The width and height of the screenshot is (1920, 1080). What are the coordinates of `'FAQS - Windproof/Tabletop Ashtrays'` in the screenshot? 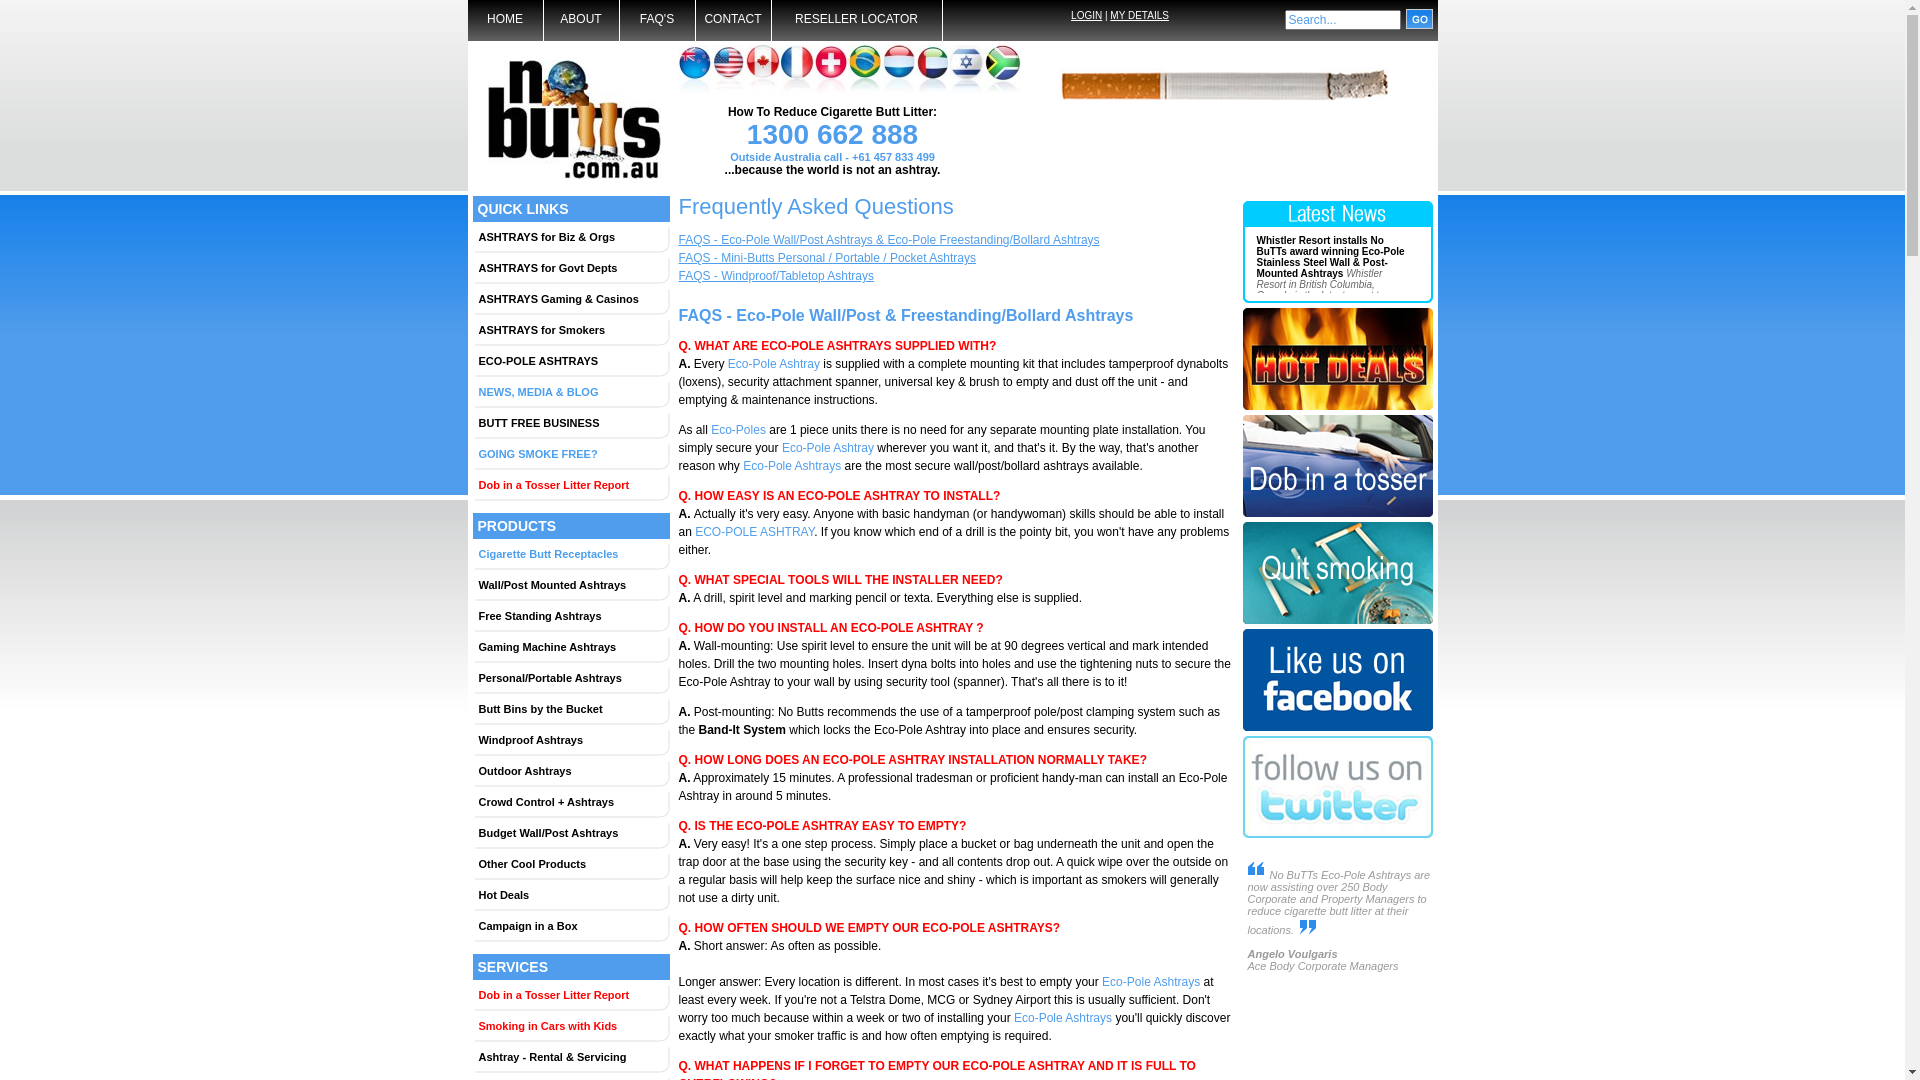 It's located at (774, 276).